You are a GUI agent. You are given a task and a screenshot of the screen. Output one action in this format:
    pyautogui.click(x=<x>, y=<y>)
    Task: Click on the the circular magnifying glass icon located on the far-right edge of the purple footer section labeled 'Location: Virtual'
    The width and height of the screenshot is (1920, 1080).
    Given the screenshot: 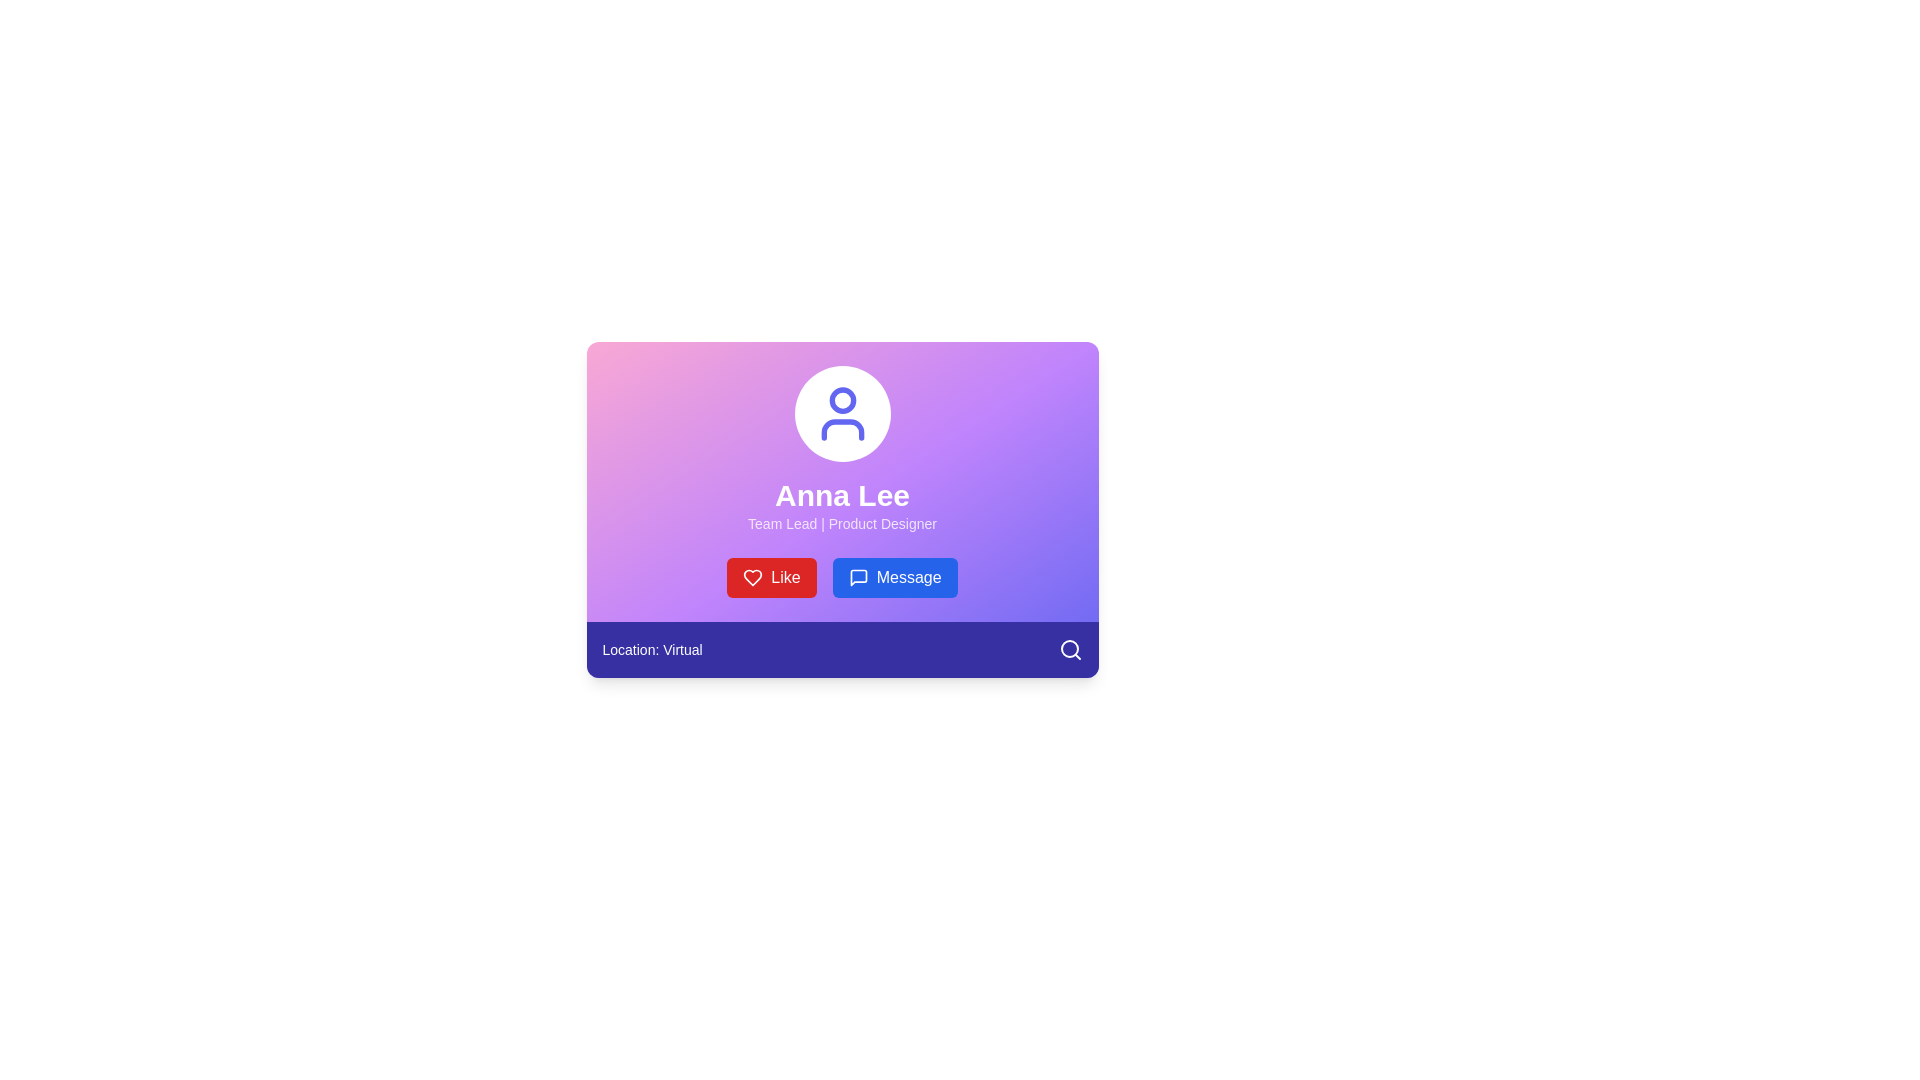 What is the action you would take?
    pyautogui.click(x=1069, y=650)
    